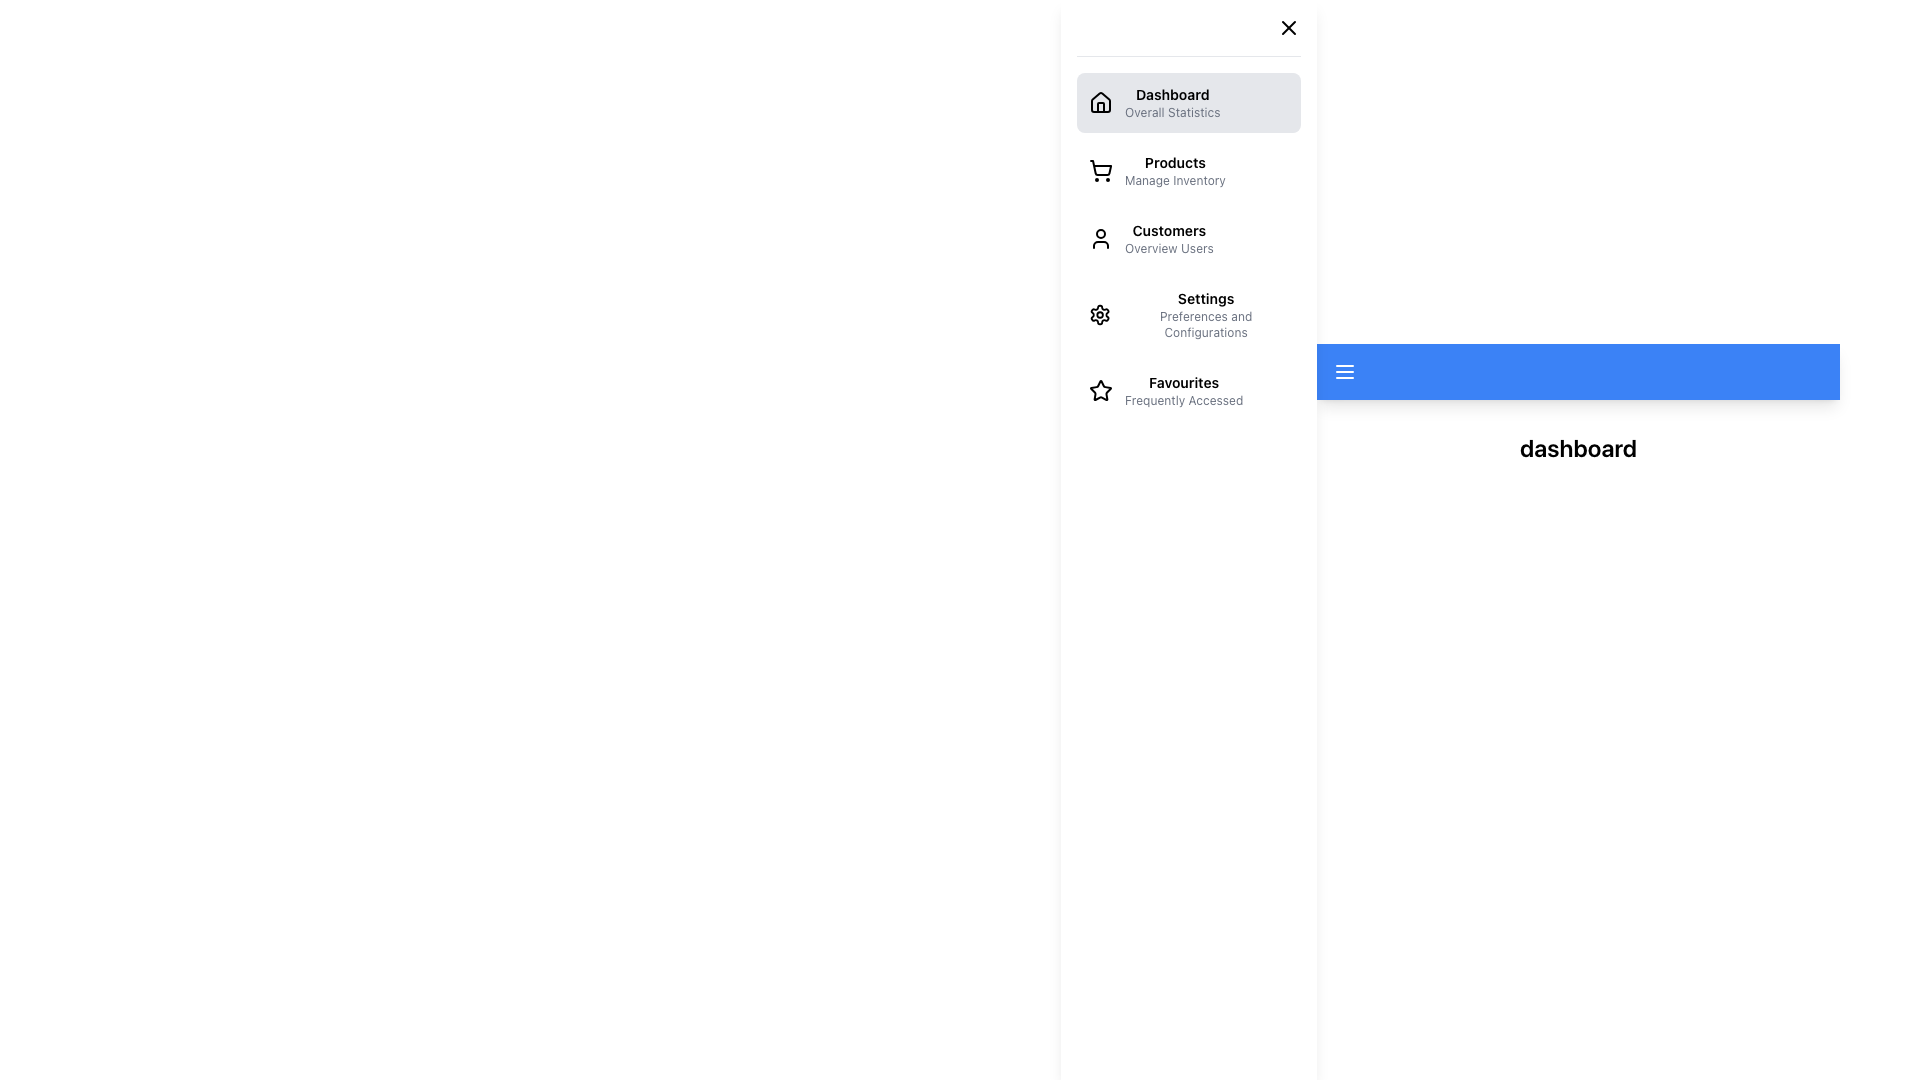 The height and width of the screenshot is (1080, 1920). Describe the element at coordinates (1099, 315) in the screenshot. I see `the gear-shaped icon associated with the 'Settings' entry in the sidebar menu, which is the fourth entry from the top` at that location.